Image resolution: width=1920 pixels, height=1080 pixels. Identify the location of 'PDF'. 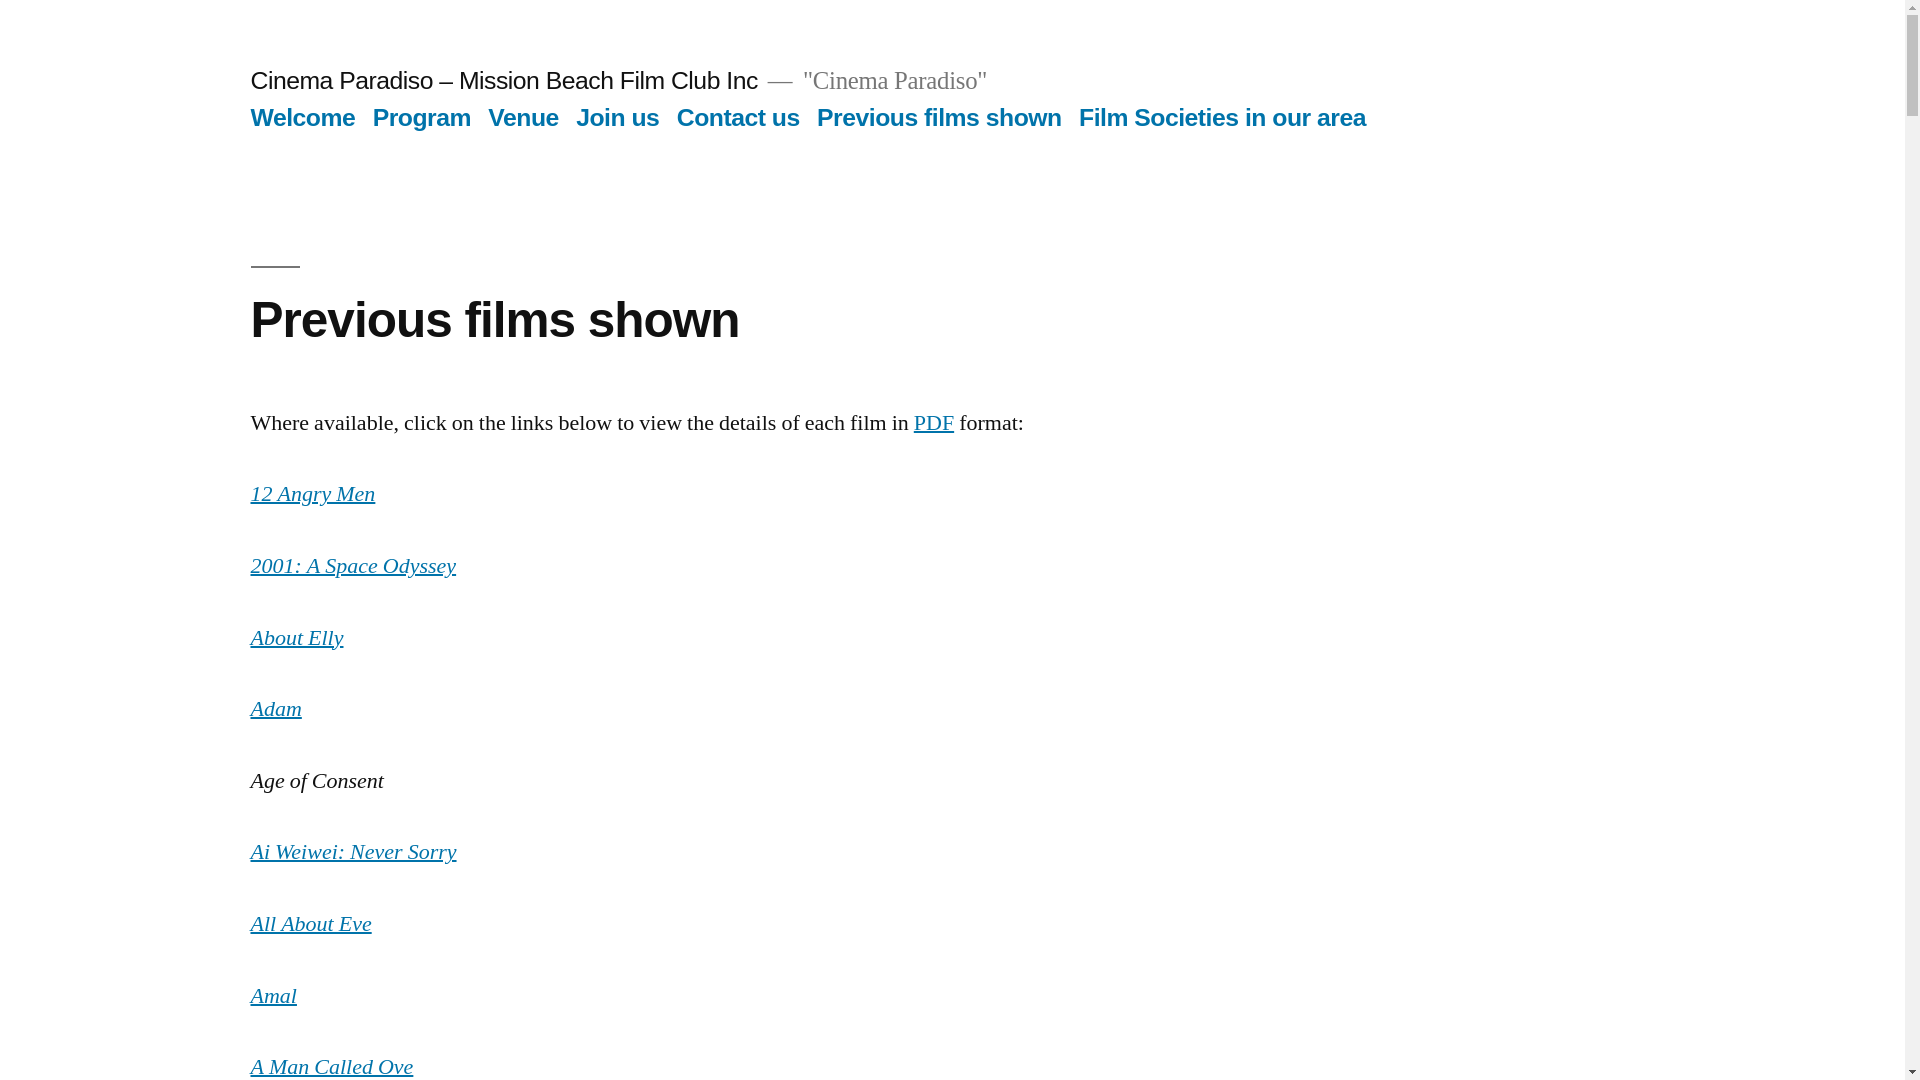
(933, 422).